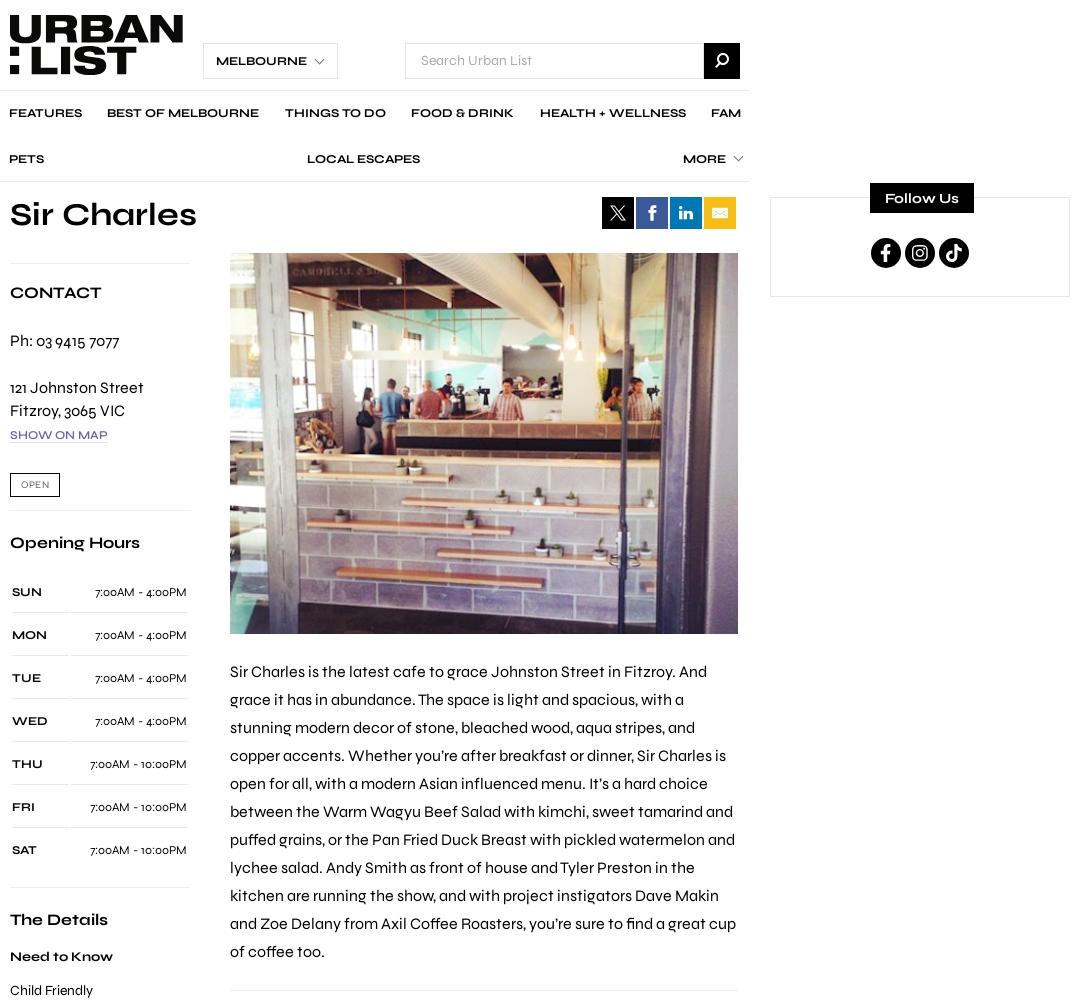 This screenshot has width=1080, height=1000. I want to click on 'THU', so click(27, 764).